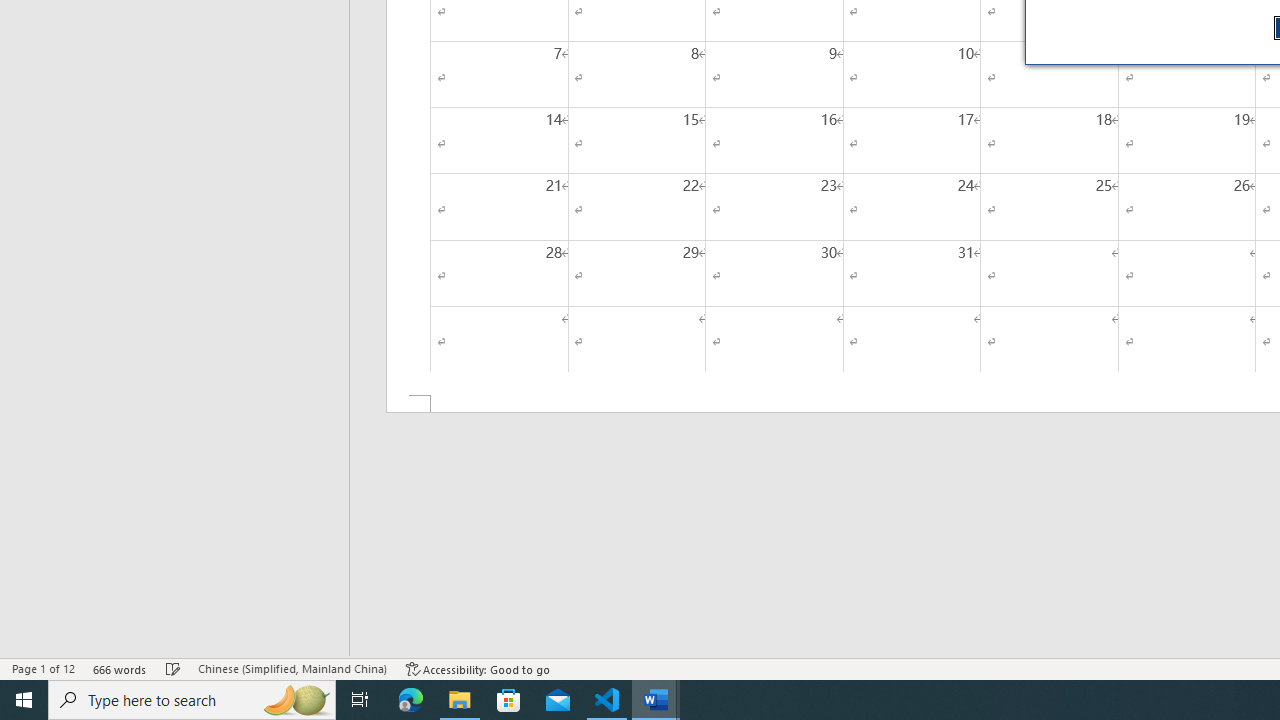 The width and height of the screenshot is (1280, 720). I want to click on 'Type here to search', so click(192, 698).